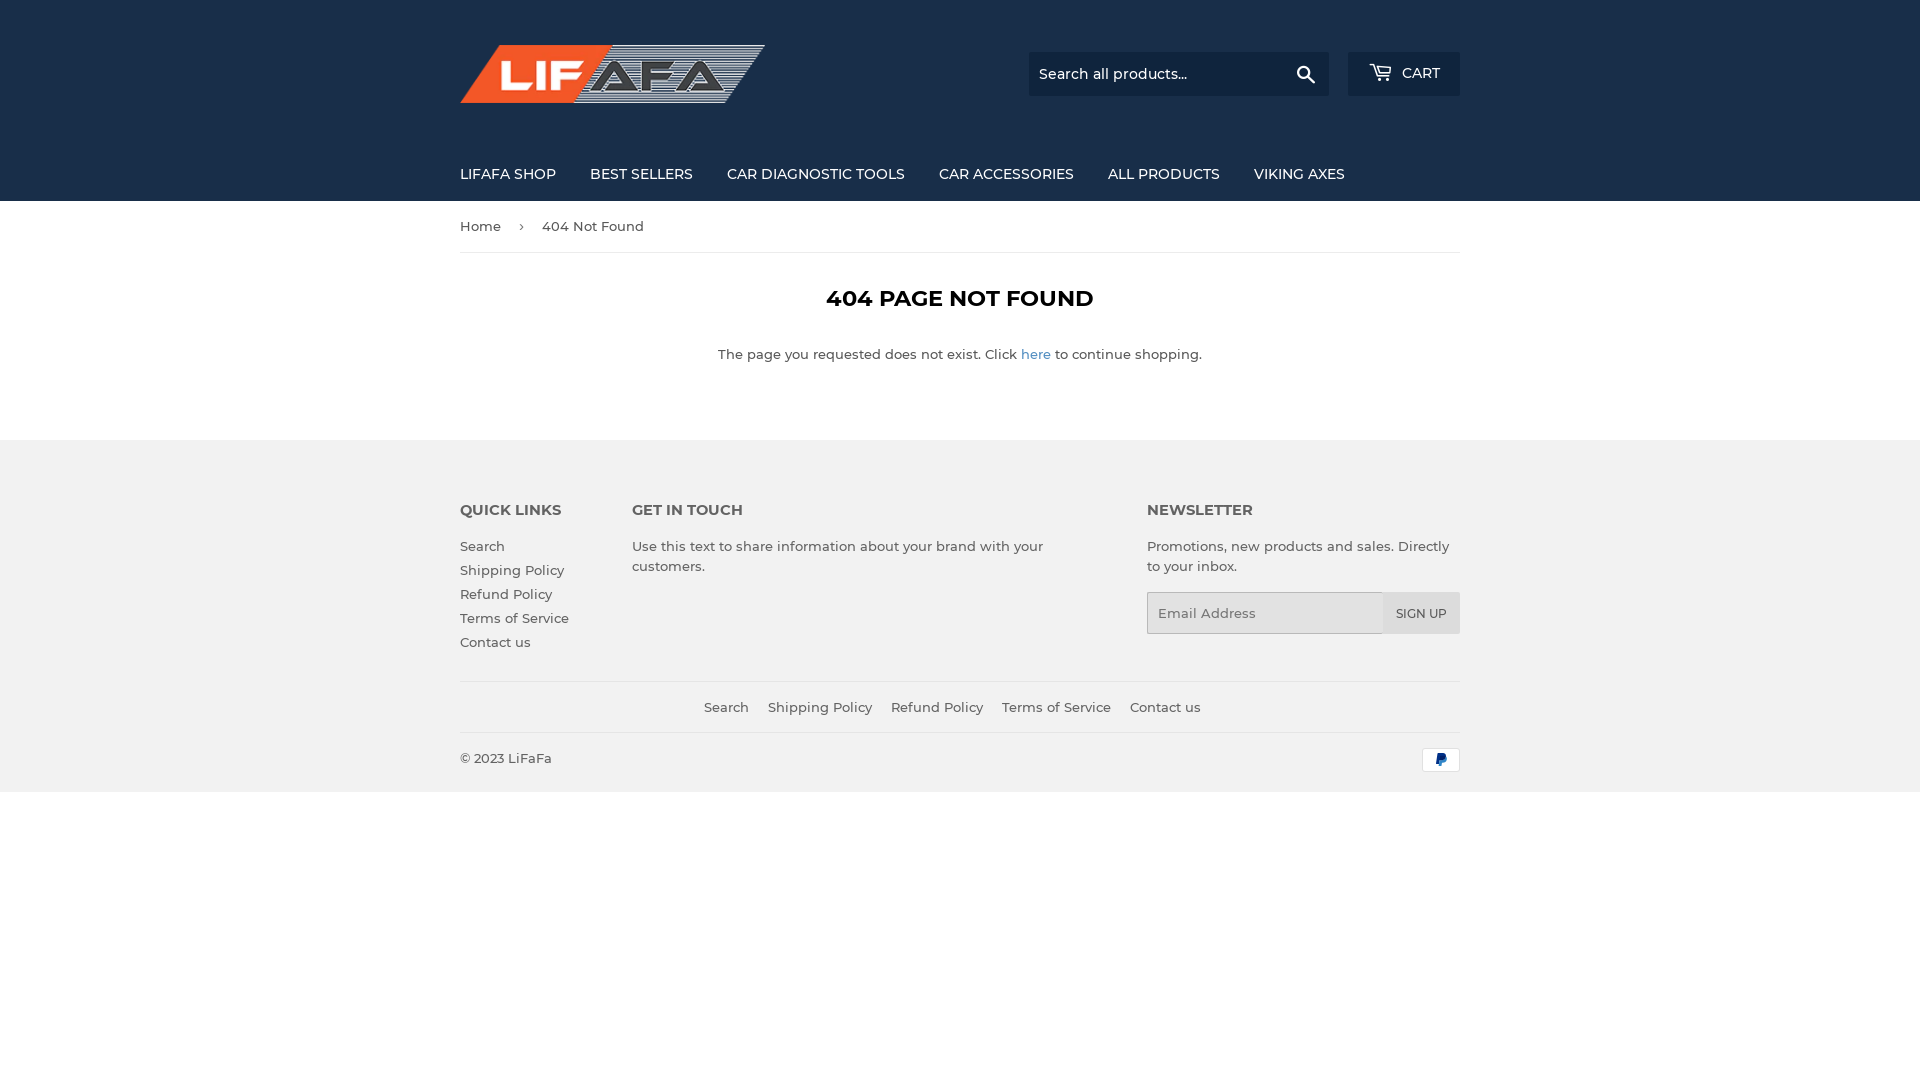  Describe the element at coordinates (1402, 72) in the screenshot. I see `'CART'` at that location.